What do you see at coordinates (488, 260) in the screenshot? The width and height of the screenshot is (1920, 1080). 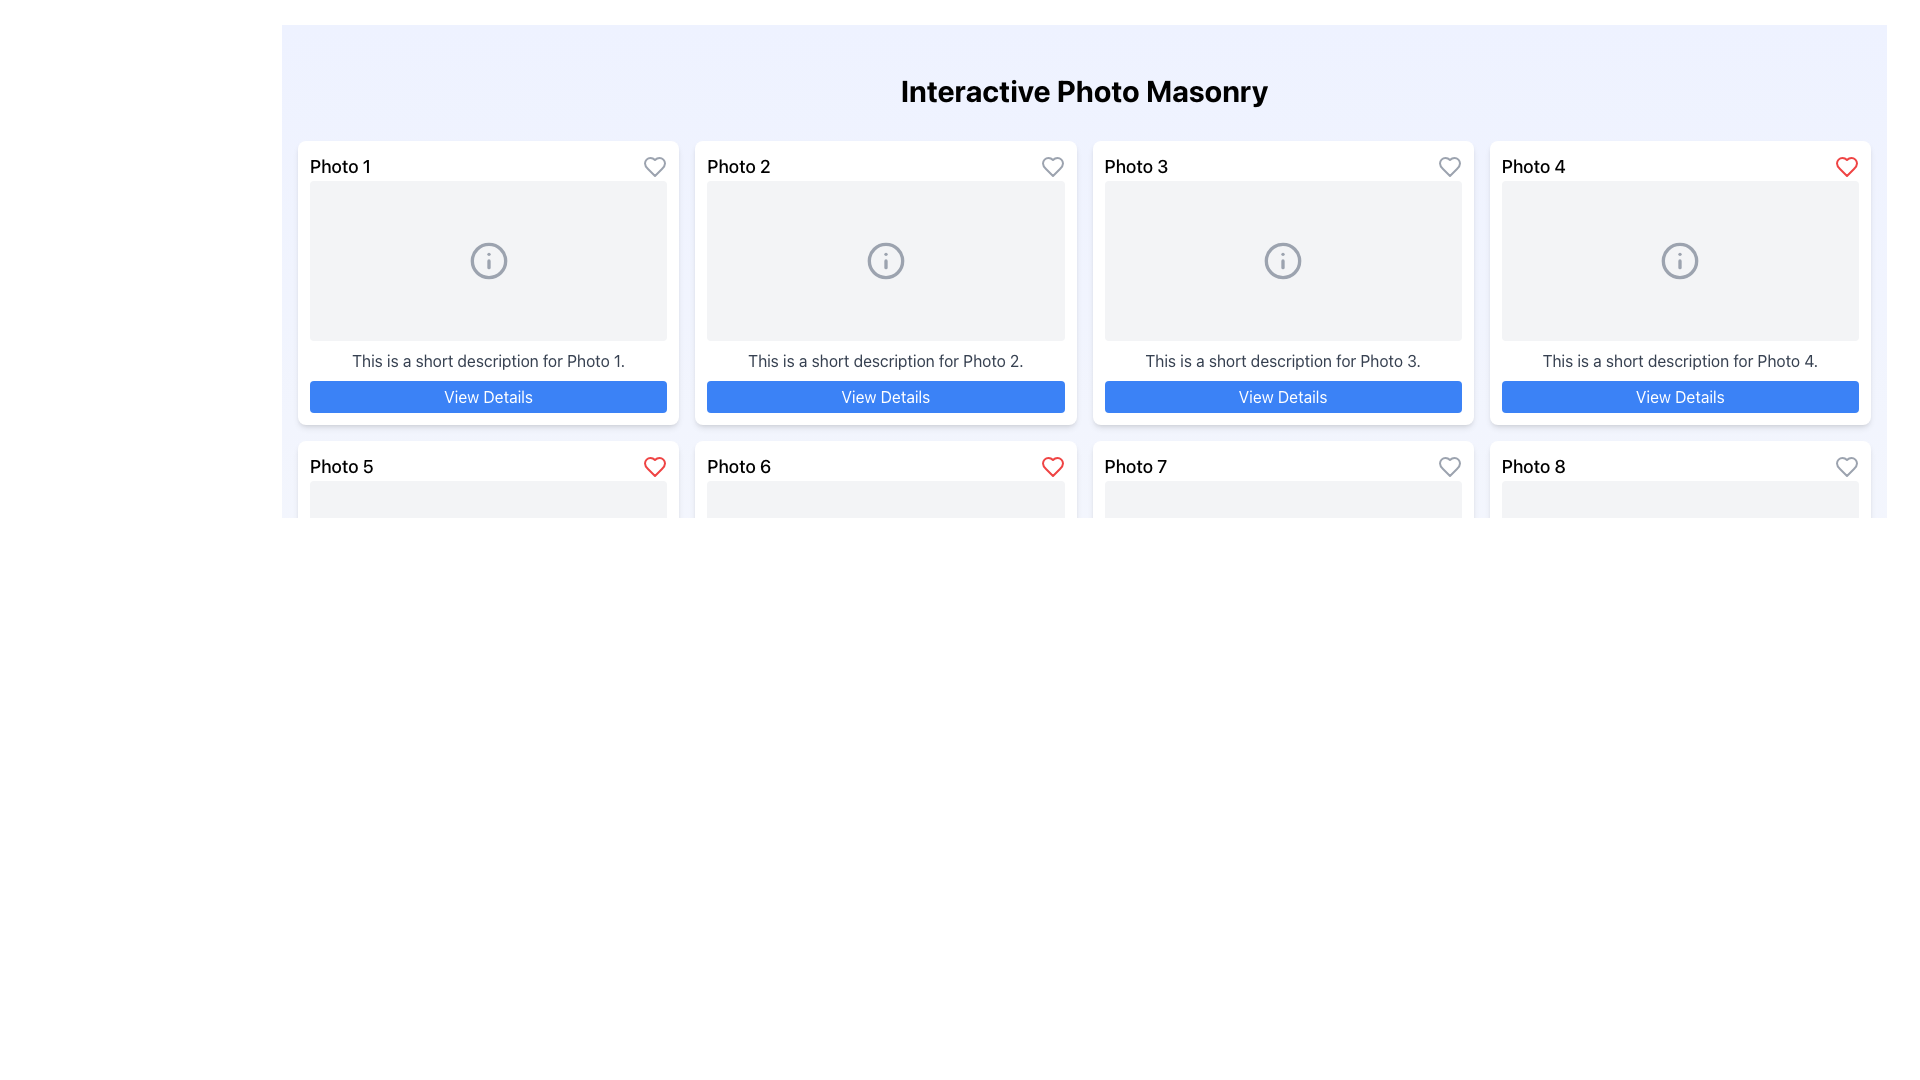 I see `the innermost circle of the information icon located in the top-left corner of the photo grid for 'Photo 1'` at bounding box center [488, 260].